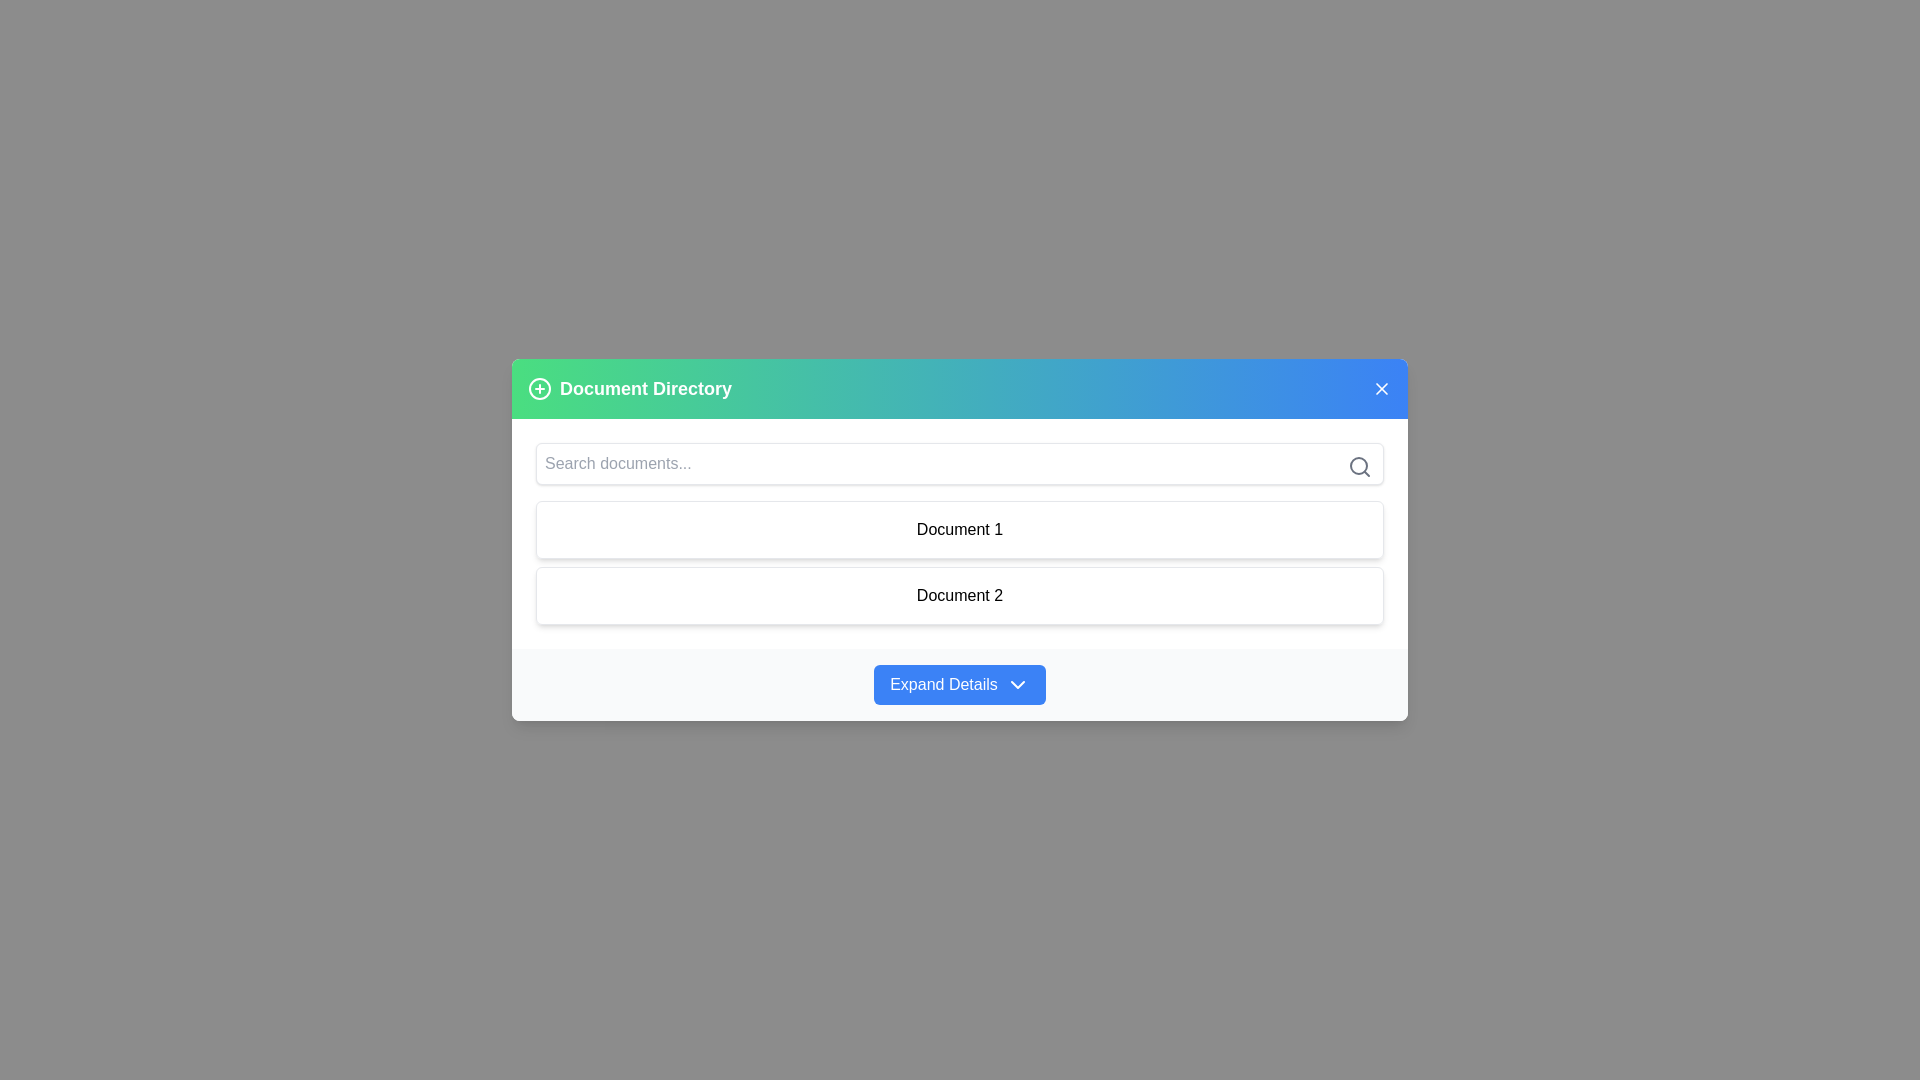 This screenshot has width=1920, height=1080. Describe the element at coordinates (960, 682) in the screenshot. I see `the 'Expand Details' button to toggle the expansion of additional details` at that location.